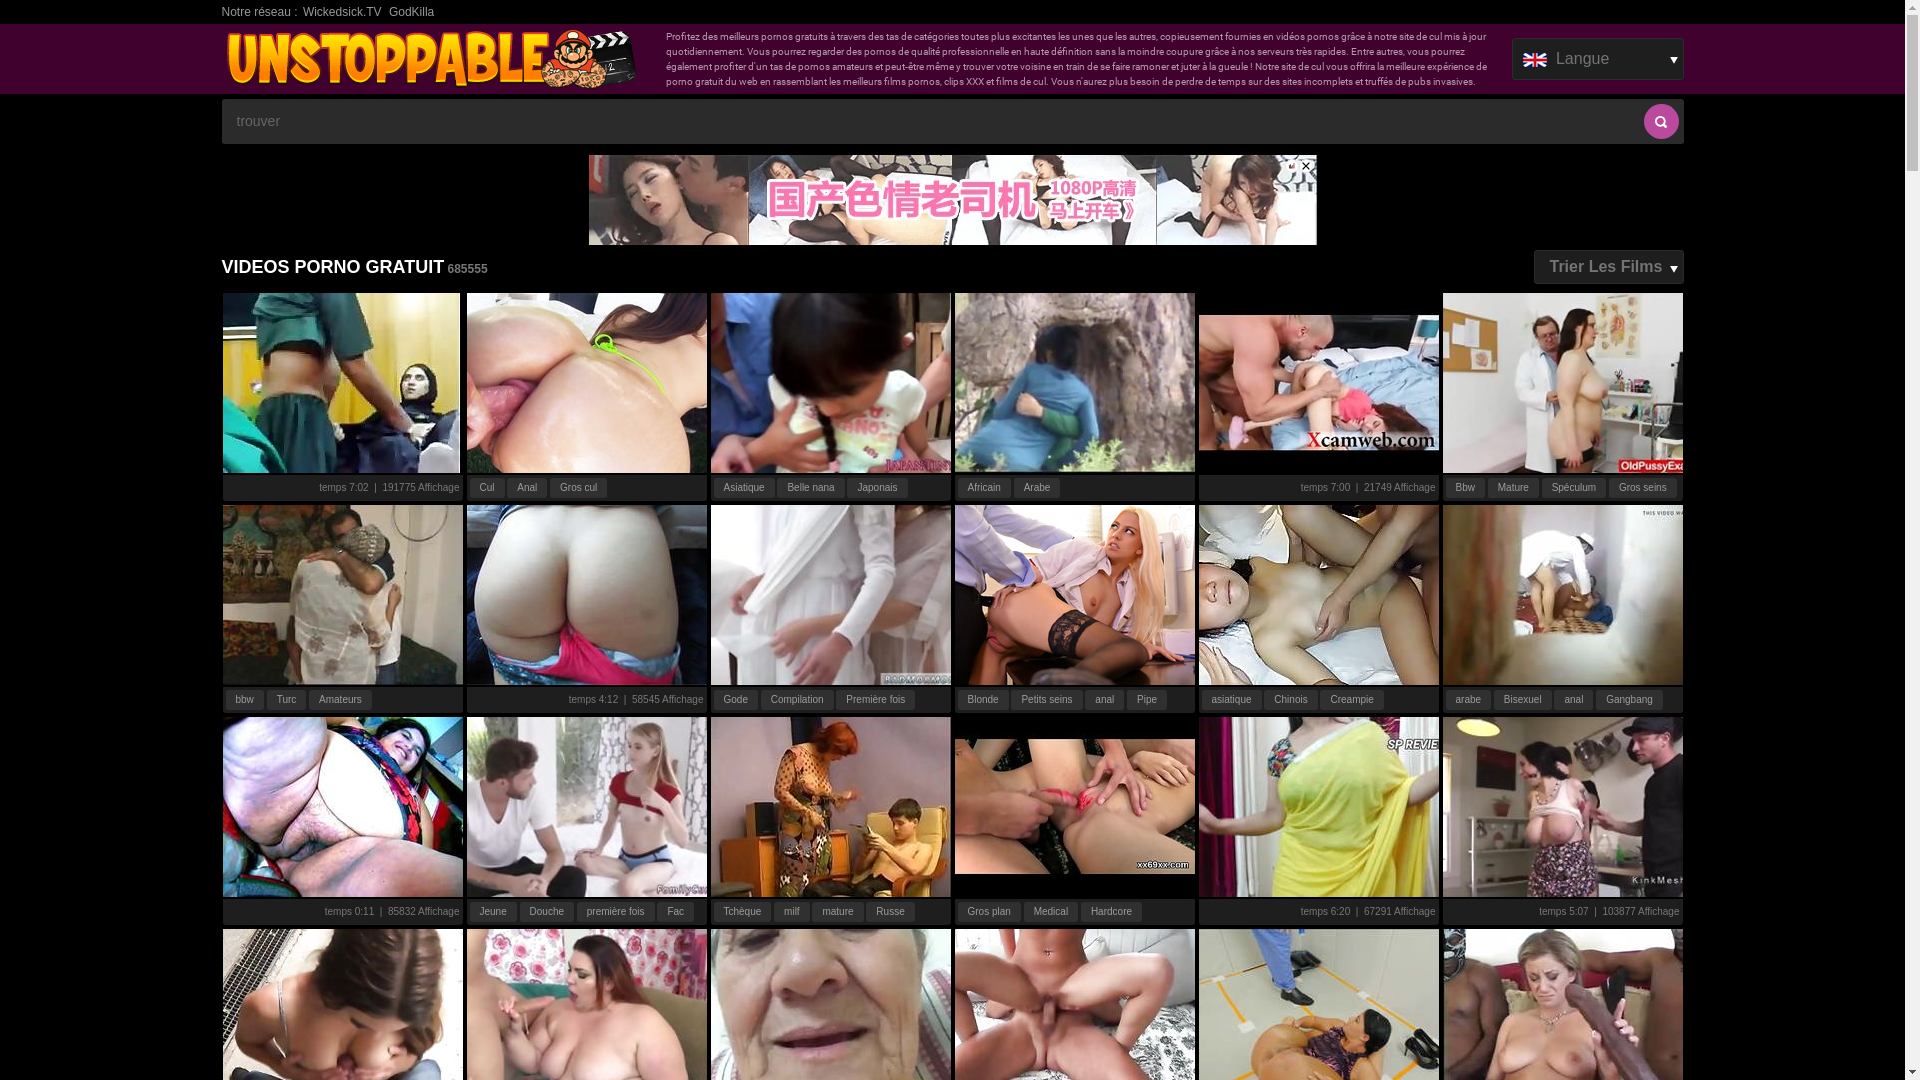  I want to click on 'Chinois', so click(1290, 698).